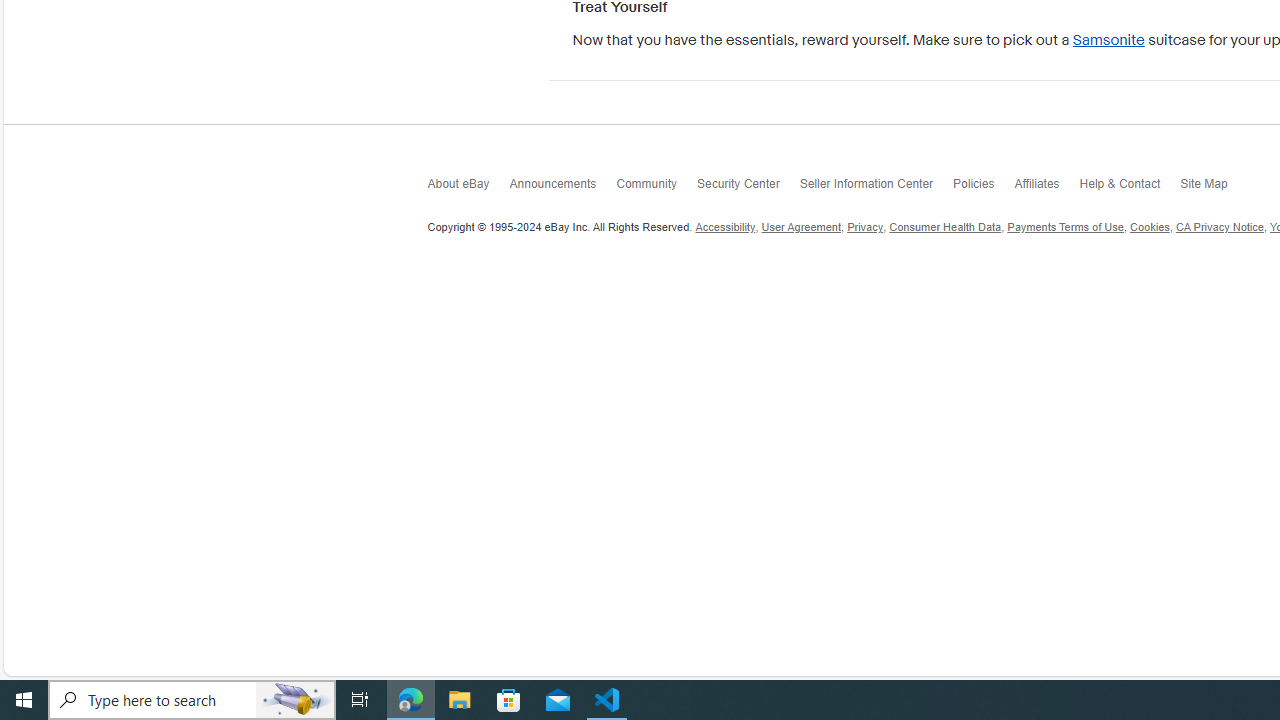 The height and width of the screenshot is (720, 1280). Describe the element at coordinates (1130, 187) in the screenshot. I see `'Help & Contact'` at that location.